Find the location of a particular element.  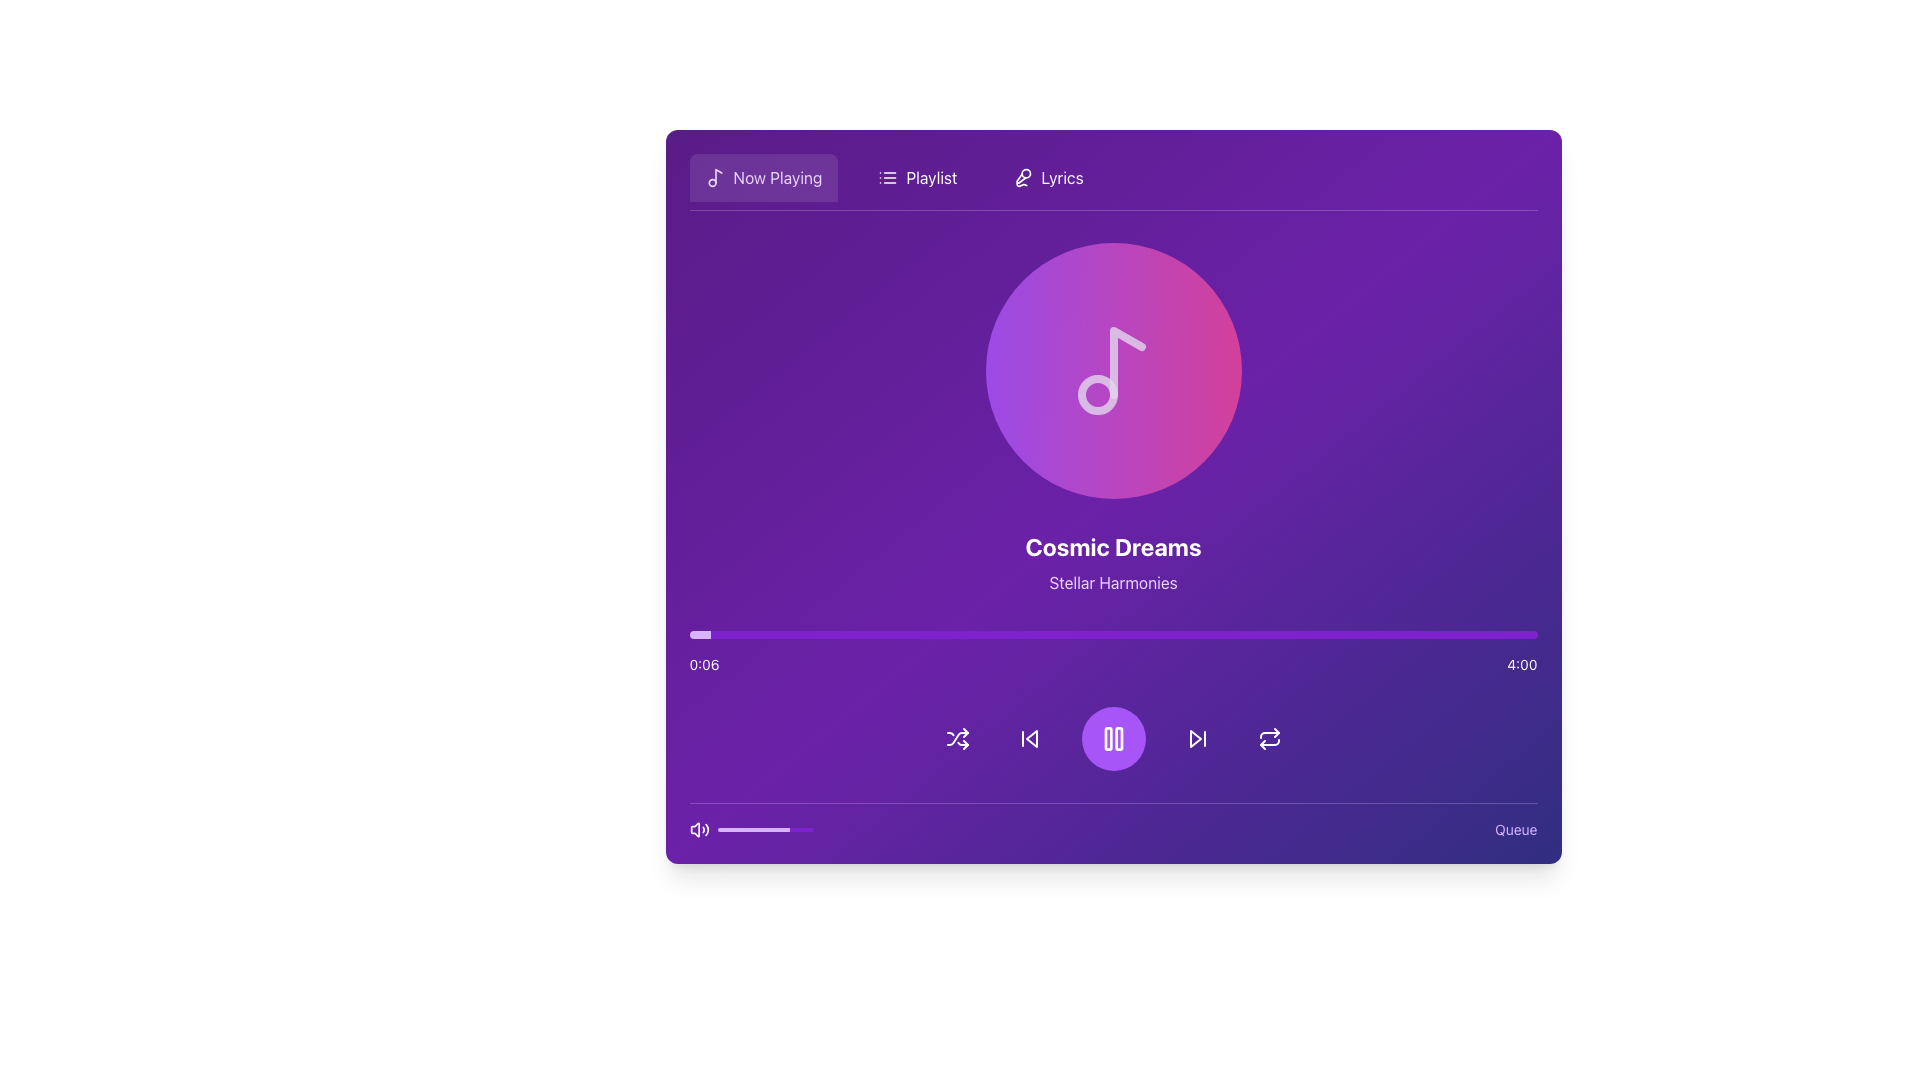

the shuffle button, which has a crossed arrows icon on a purple background is located at coordinates (956, 739).